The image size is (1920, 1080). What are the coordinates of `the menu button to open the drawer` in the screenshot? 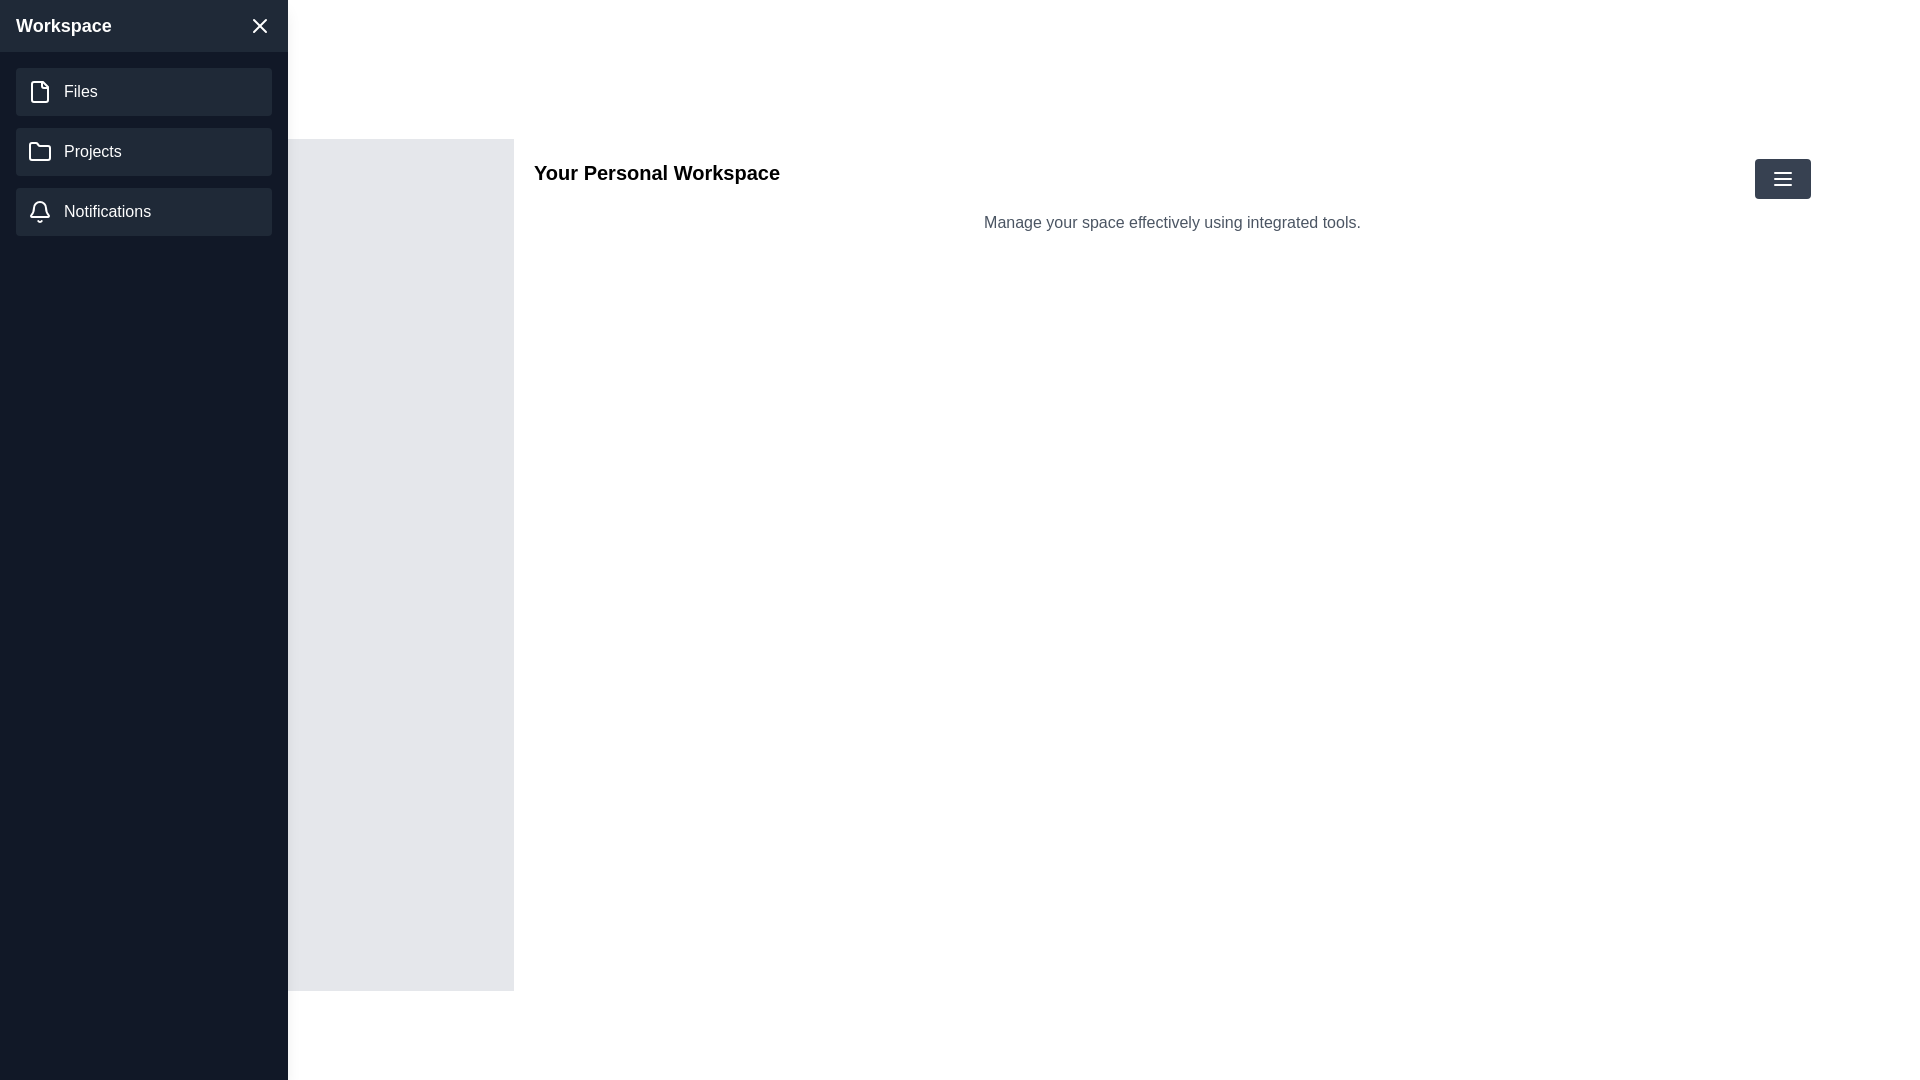 It's located at (1782, 177).